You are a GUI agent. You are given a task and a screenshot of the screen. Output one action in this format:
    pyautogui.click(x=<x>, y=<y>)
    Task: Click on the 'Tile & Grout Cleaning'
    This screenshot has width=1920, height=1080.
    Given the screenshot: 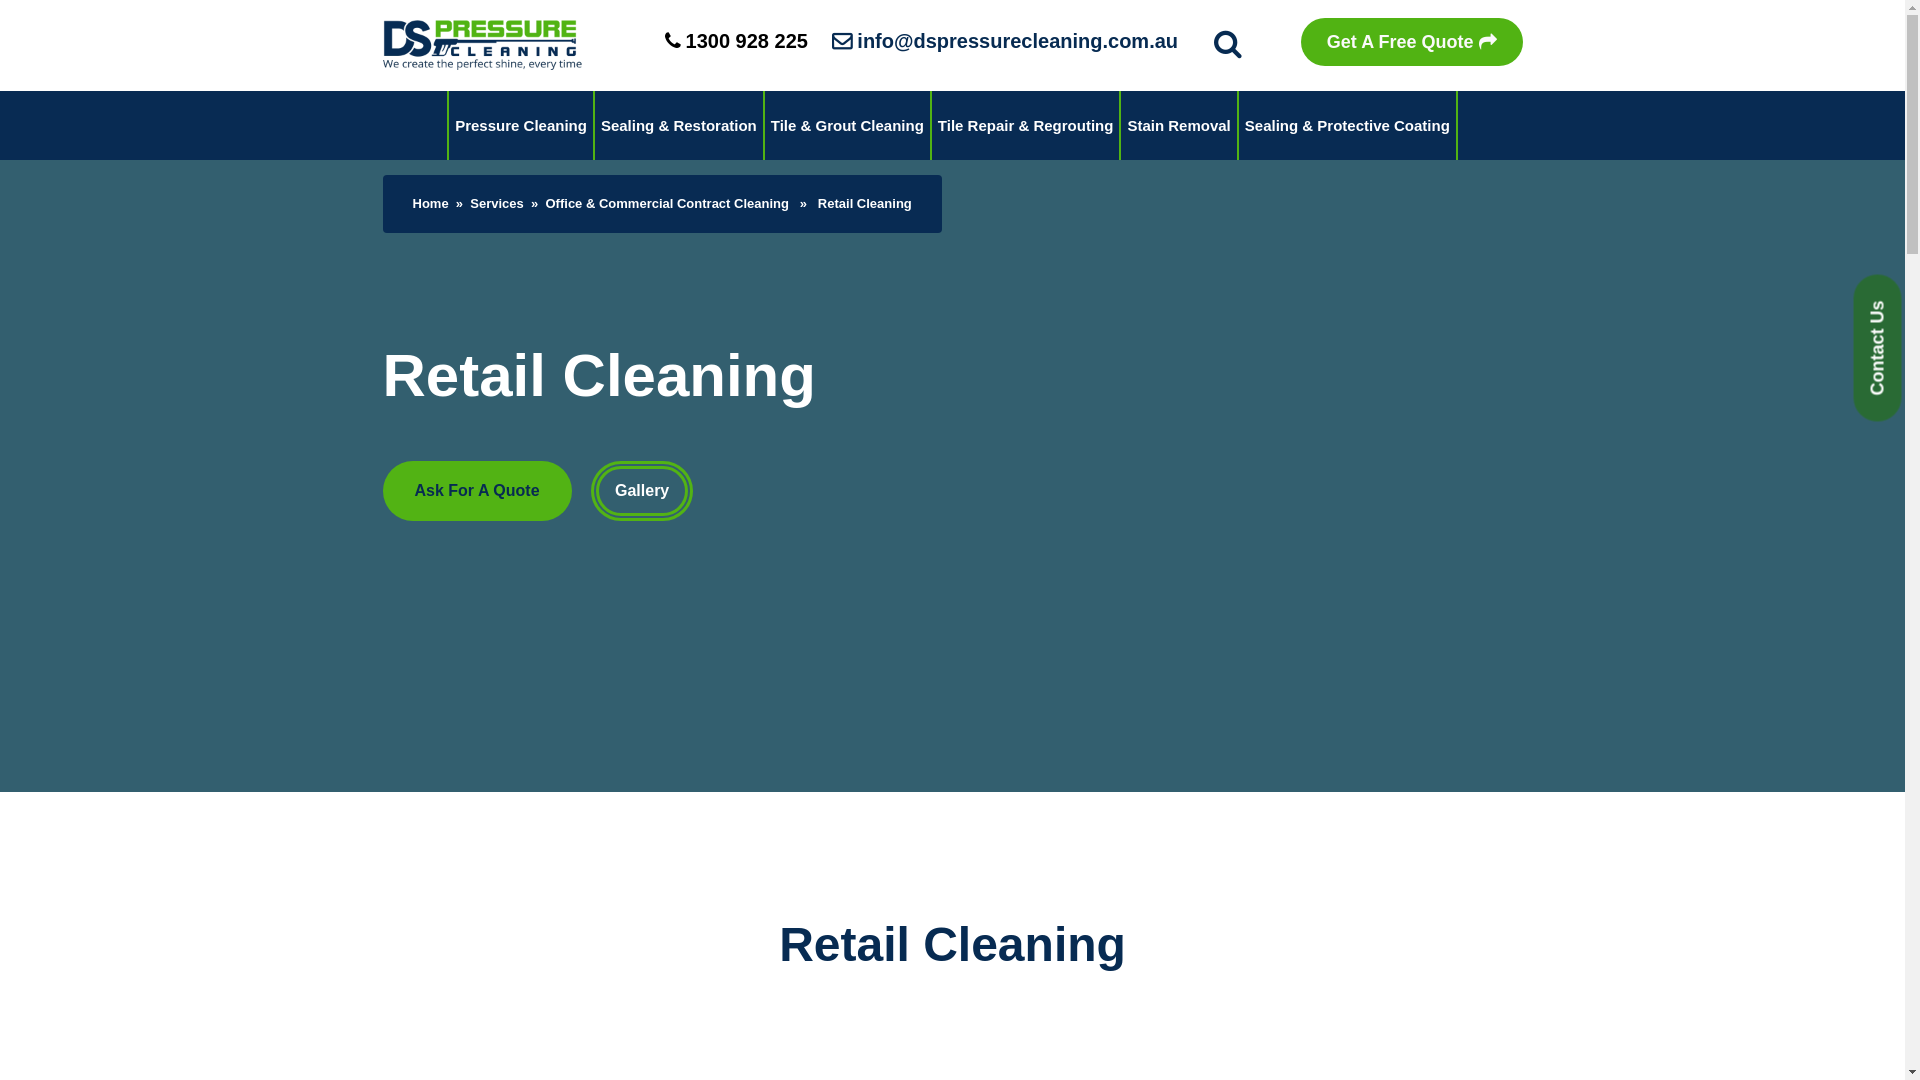 What is the action you would take?
    pyautogui.click(x=847, y=125)
    